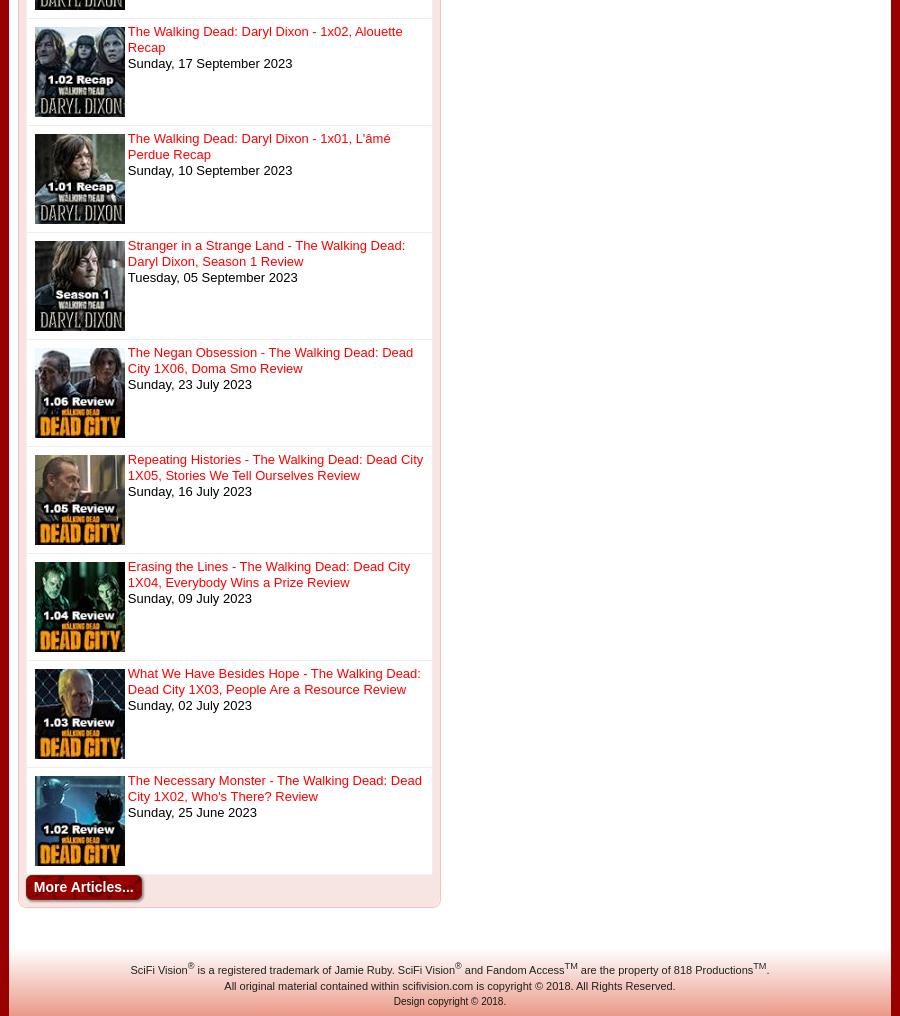 This screenshot has height=1016, width=900. What do you see at coordinates (212, 276) in the screenshot?
I see `'Tuesday, 05 September 2023'` at bounding box center [212, 276].